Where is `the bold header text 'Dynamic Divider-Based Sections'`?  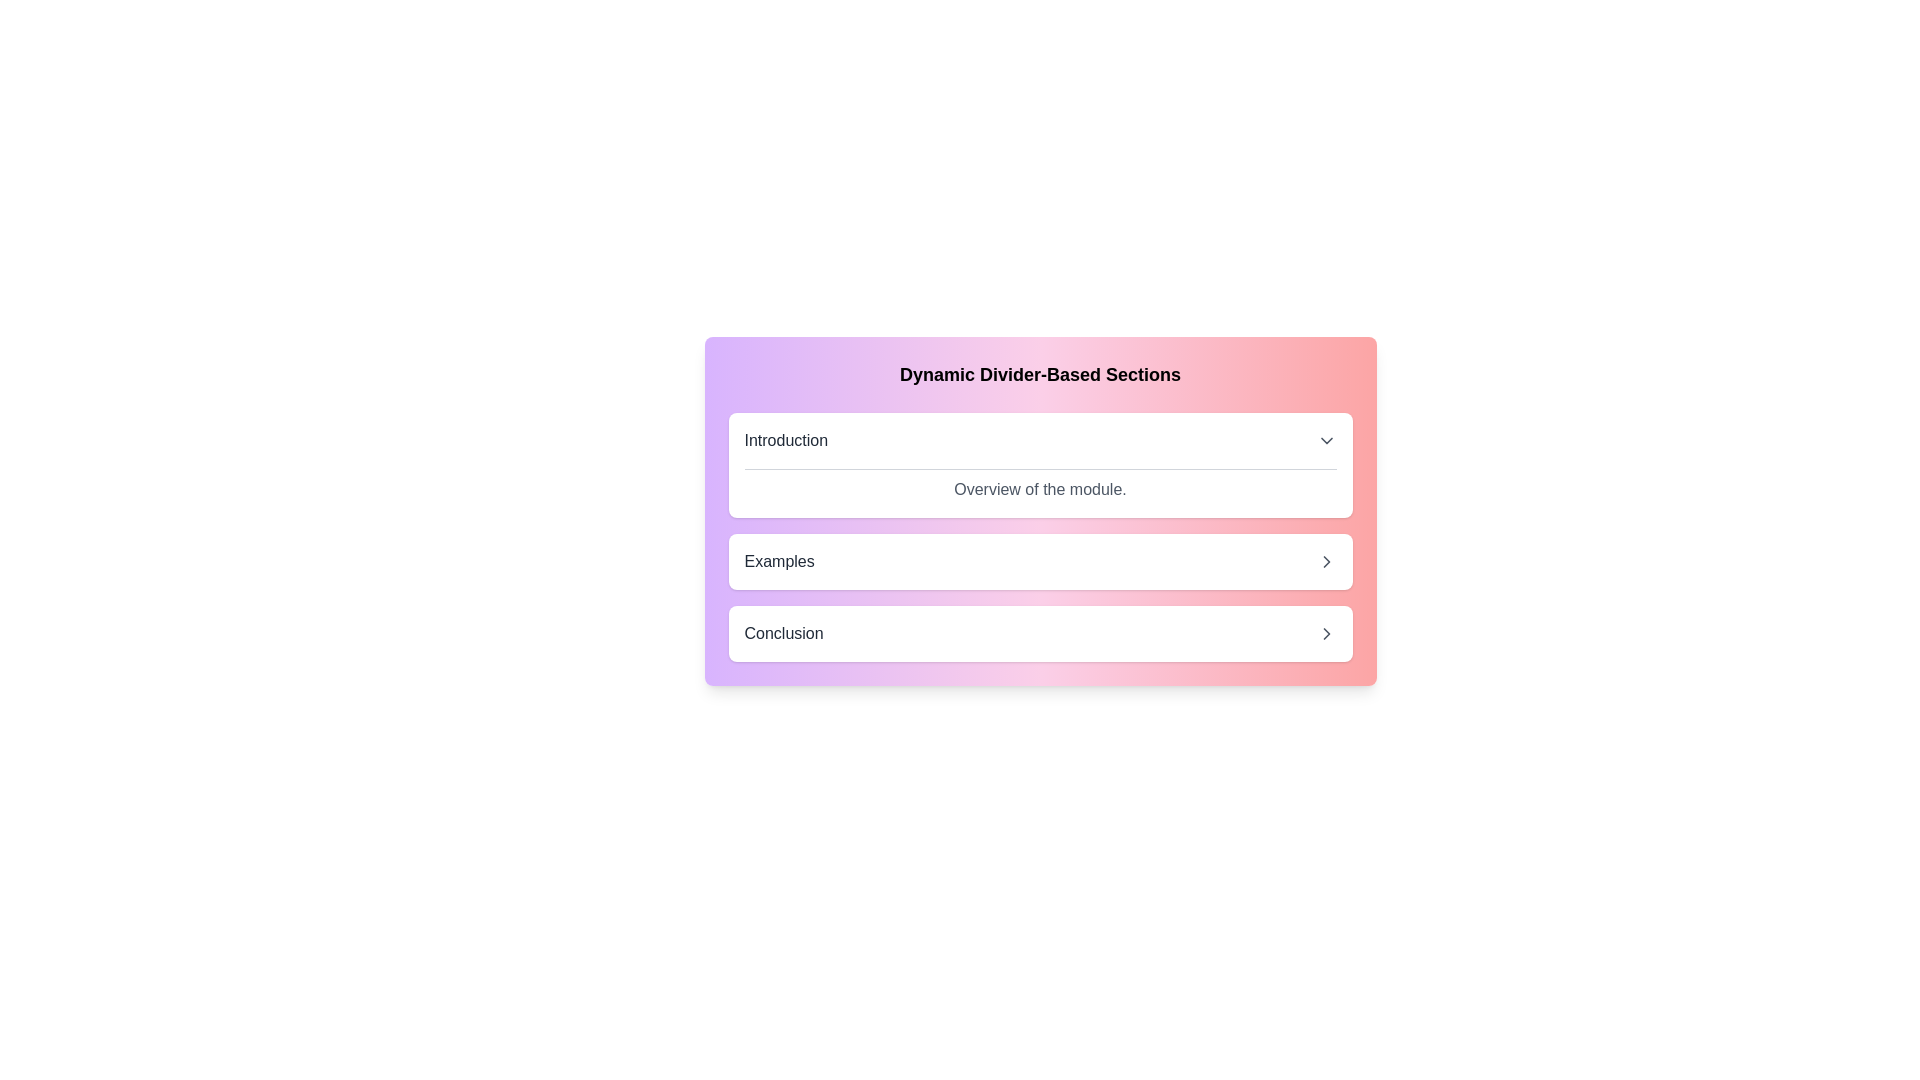
the bold header text 'Dynamic Divider-Based Sections' is located at coordinates (1040, 374).